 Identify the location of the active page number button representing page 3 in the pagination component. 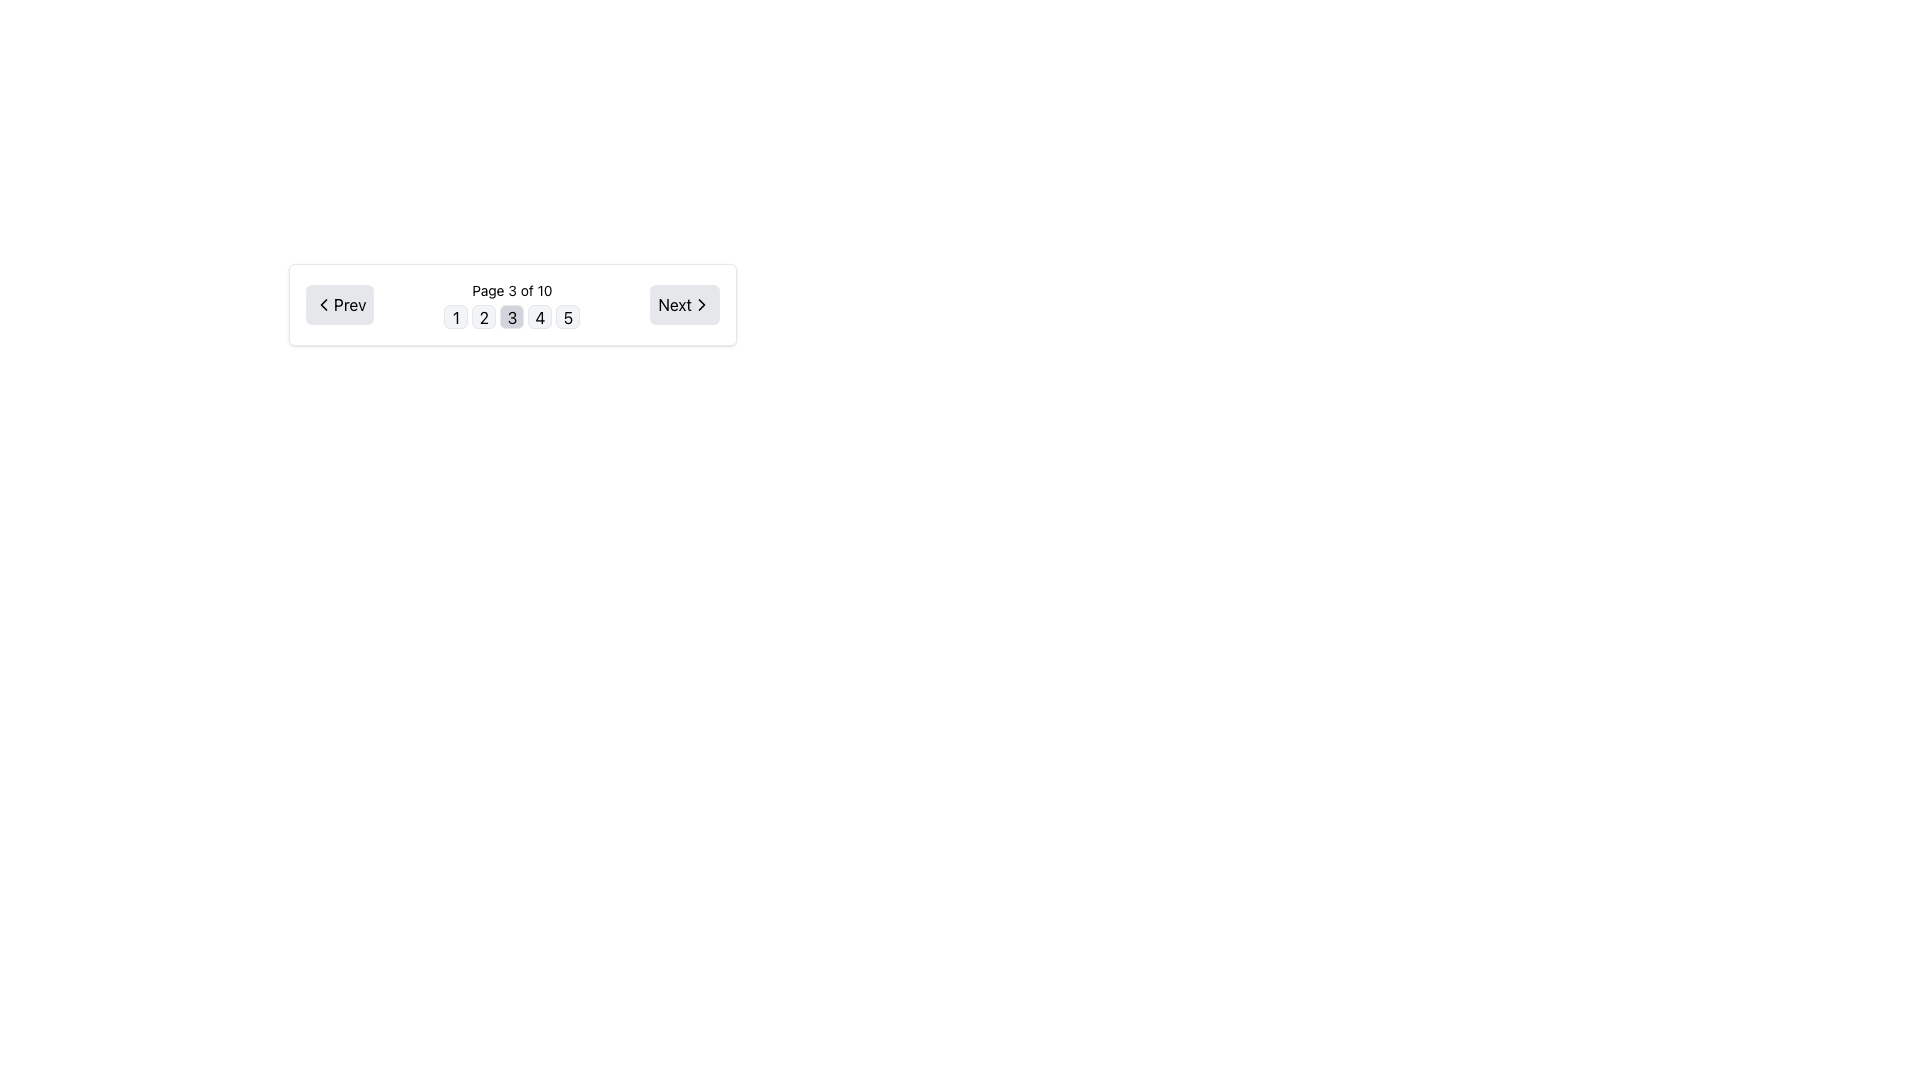
(512, 315).